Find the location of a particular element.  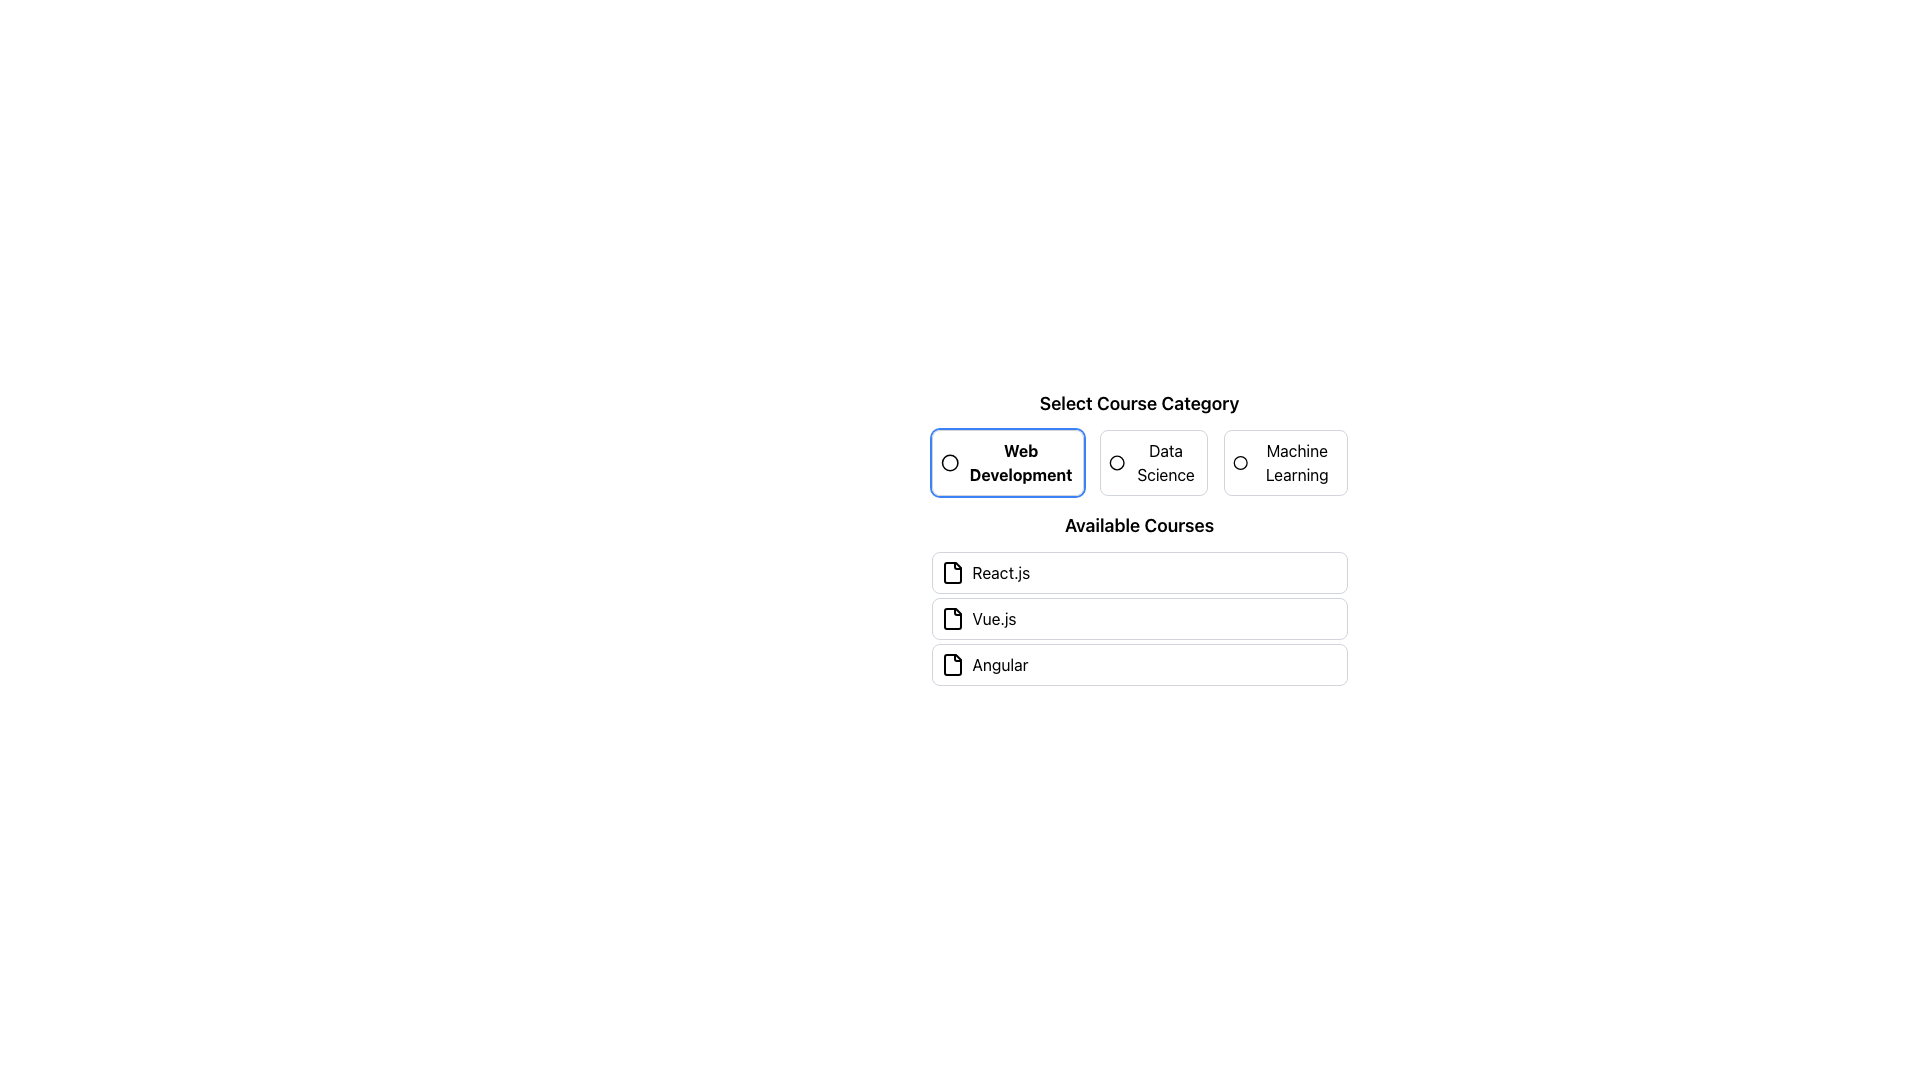

the 'Data Science' radio button is located at coordinates (1153, 462).